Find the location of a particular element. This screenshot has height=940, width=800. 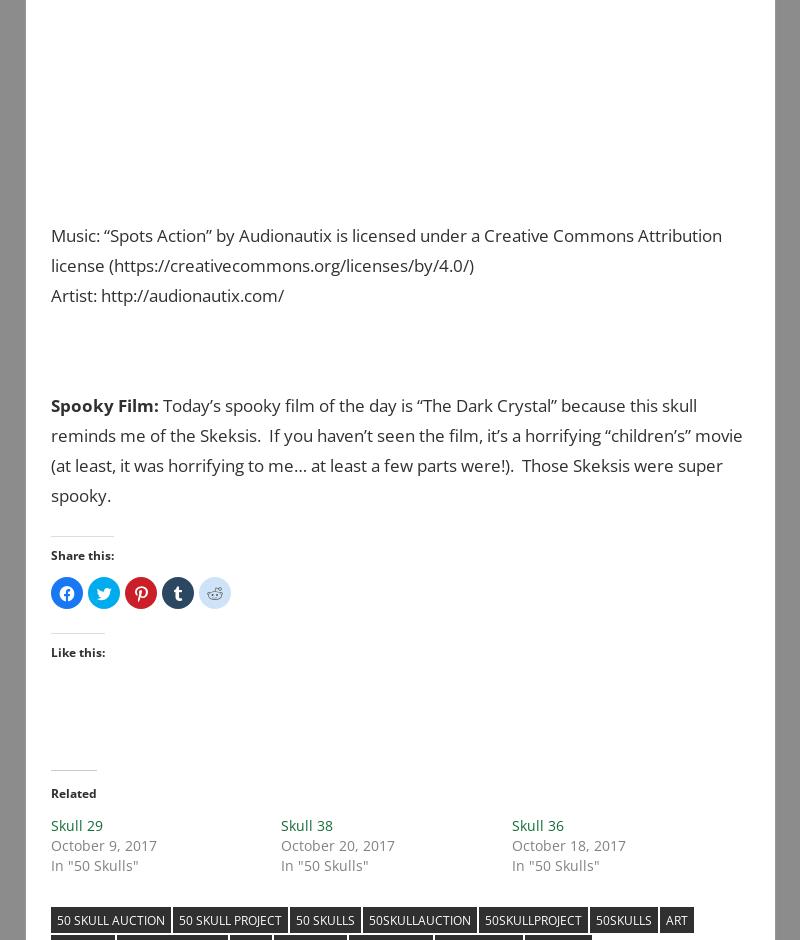

'Artist: http://audionautix.com/' is located at coordinates (50, 293).